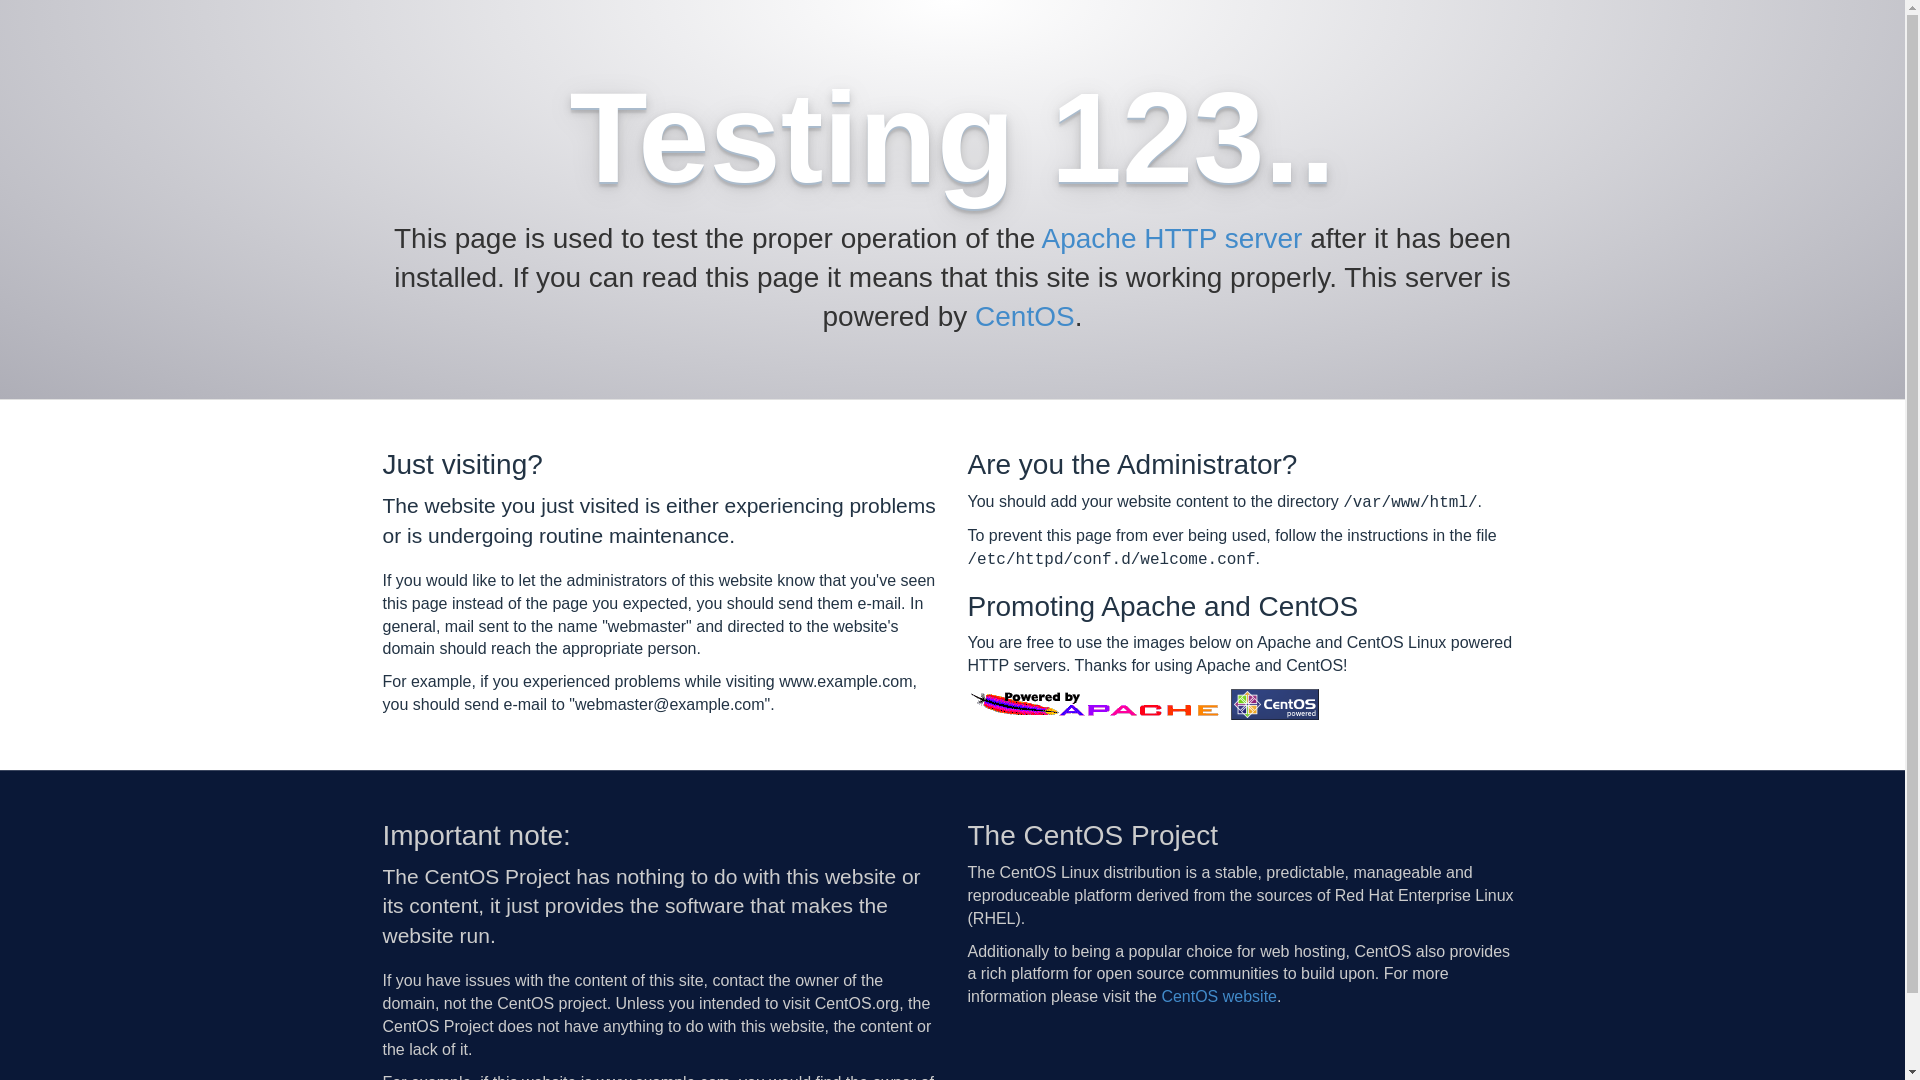 The width and height of the screenshot is (1920, 1080). What do you see at coordinates (1172, 237) in the screenshot?
I see `'Apache HTTP server'` at bounding box center [1172, 237].